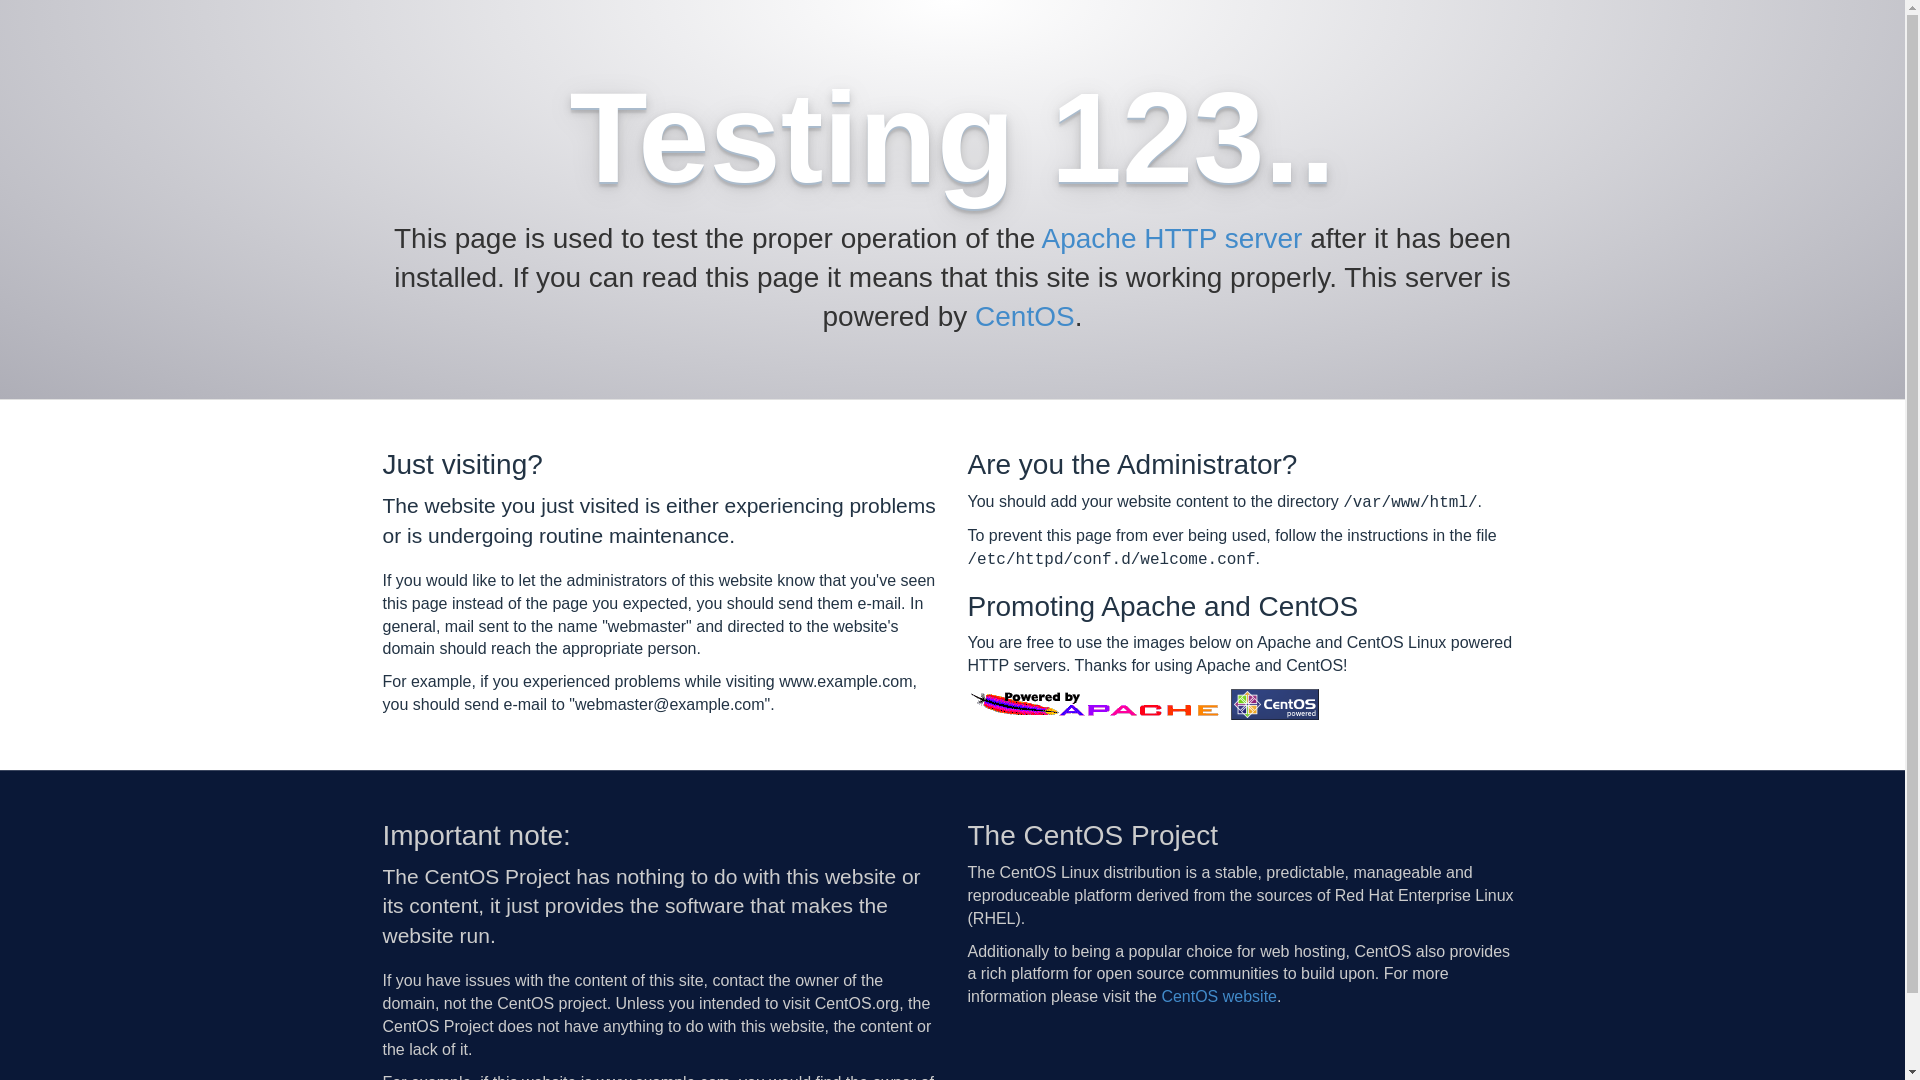 The width and height of the screenshot is (1920, 1080). What do you see at coordinates (1172, 237) in the screenshot?
I see `'Apache HTTP server'` at bounding box center [1172, 237].